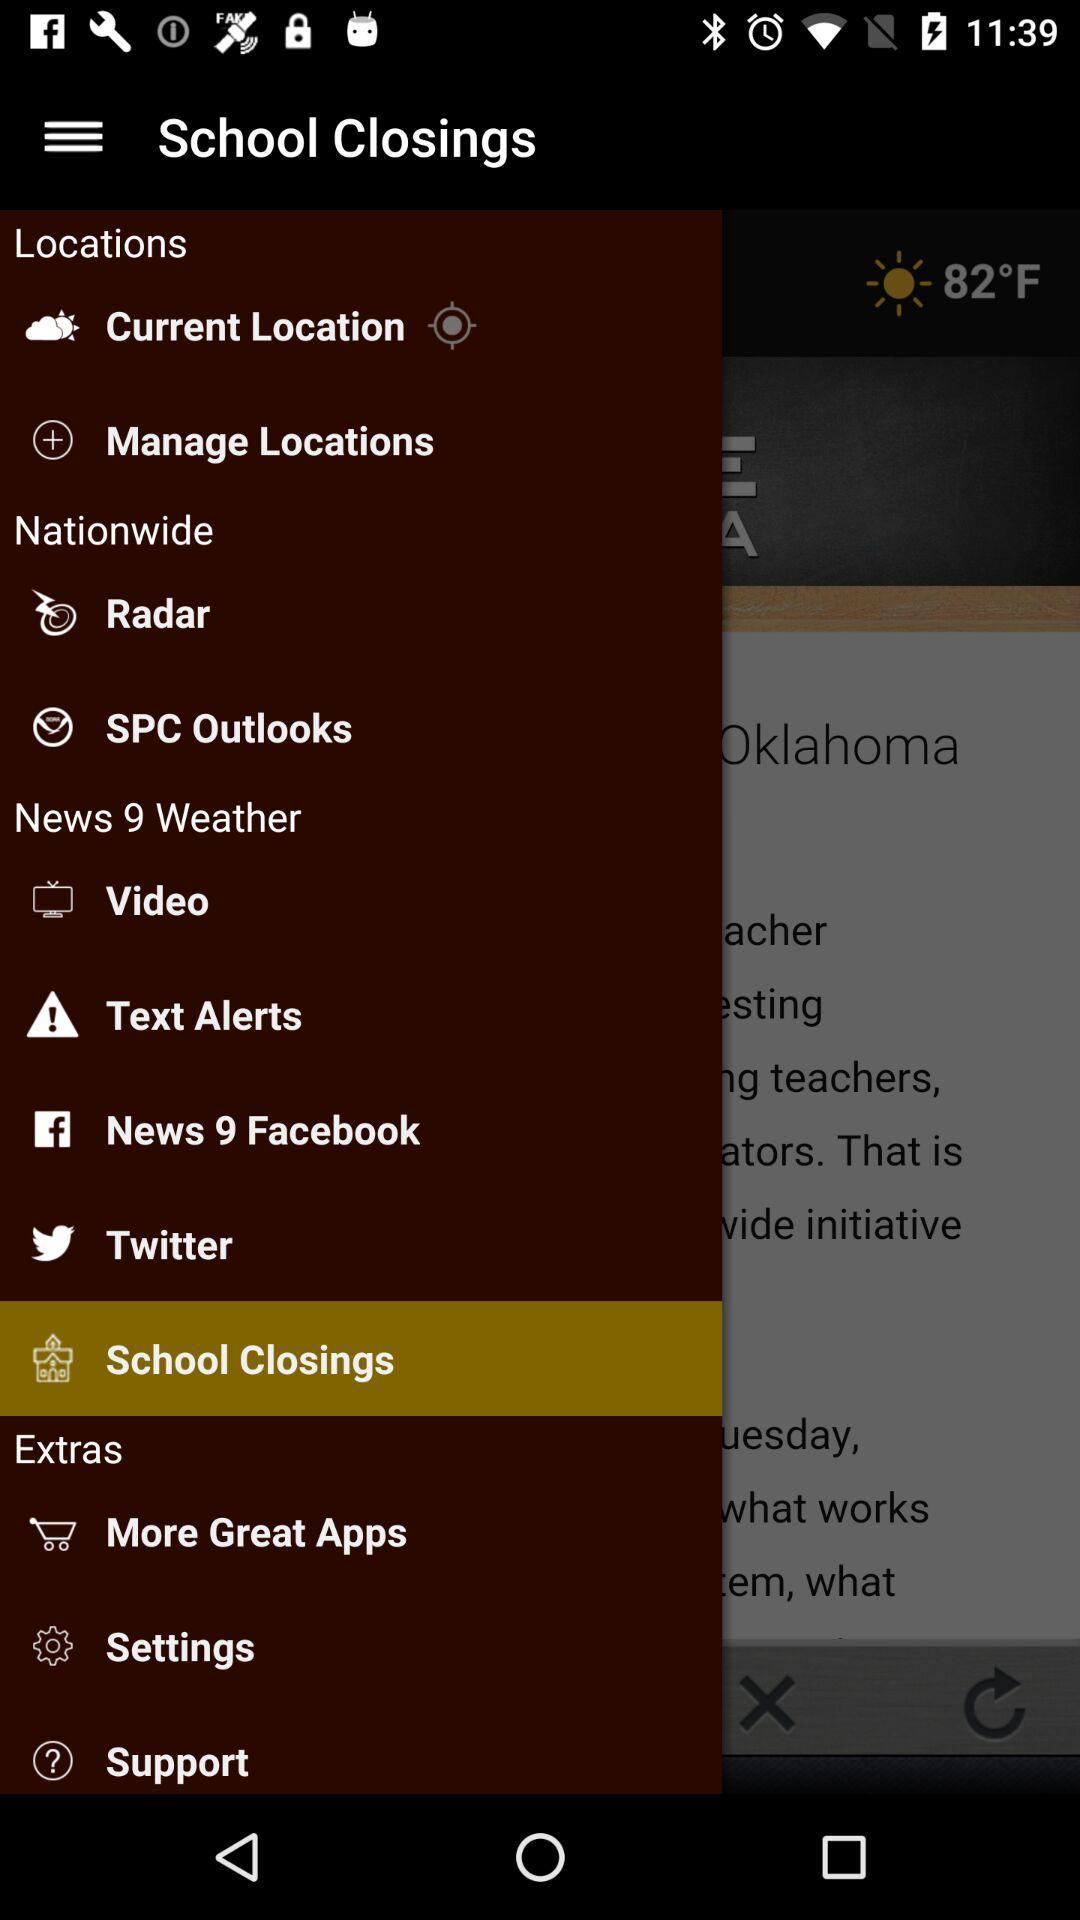 This screenshot has height=1920, width=1080. Describe the element at coordinates (994, 1702) in the screenshot. I see `the refresh icon` at that location.